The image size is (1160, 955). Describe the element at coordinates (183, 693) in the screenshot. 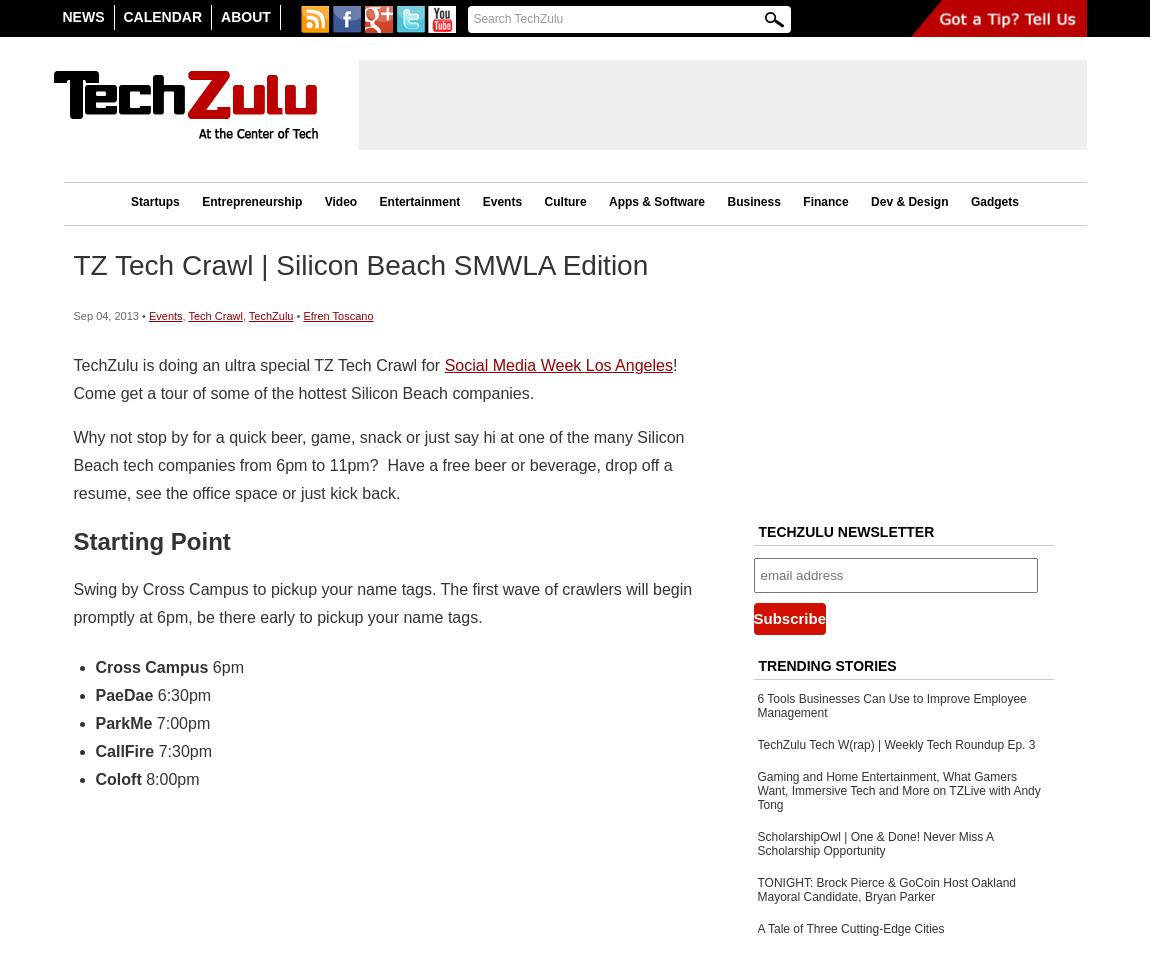

I see `'6:30pm'` at that location.